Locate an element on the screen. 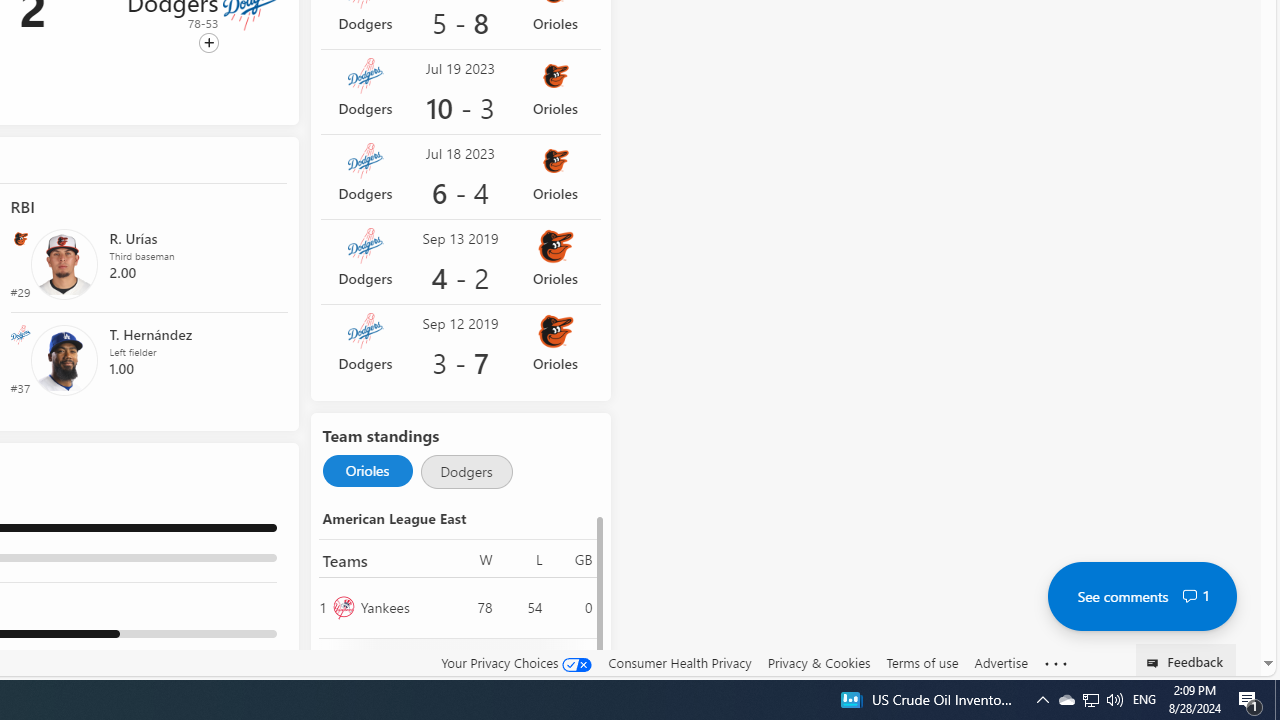 The height and width of the screenshot is (720, 1280). 'See more' is located at coordinates (1055, 664).